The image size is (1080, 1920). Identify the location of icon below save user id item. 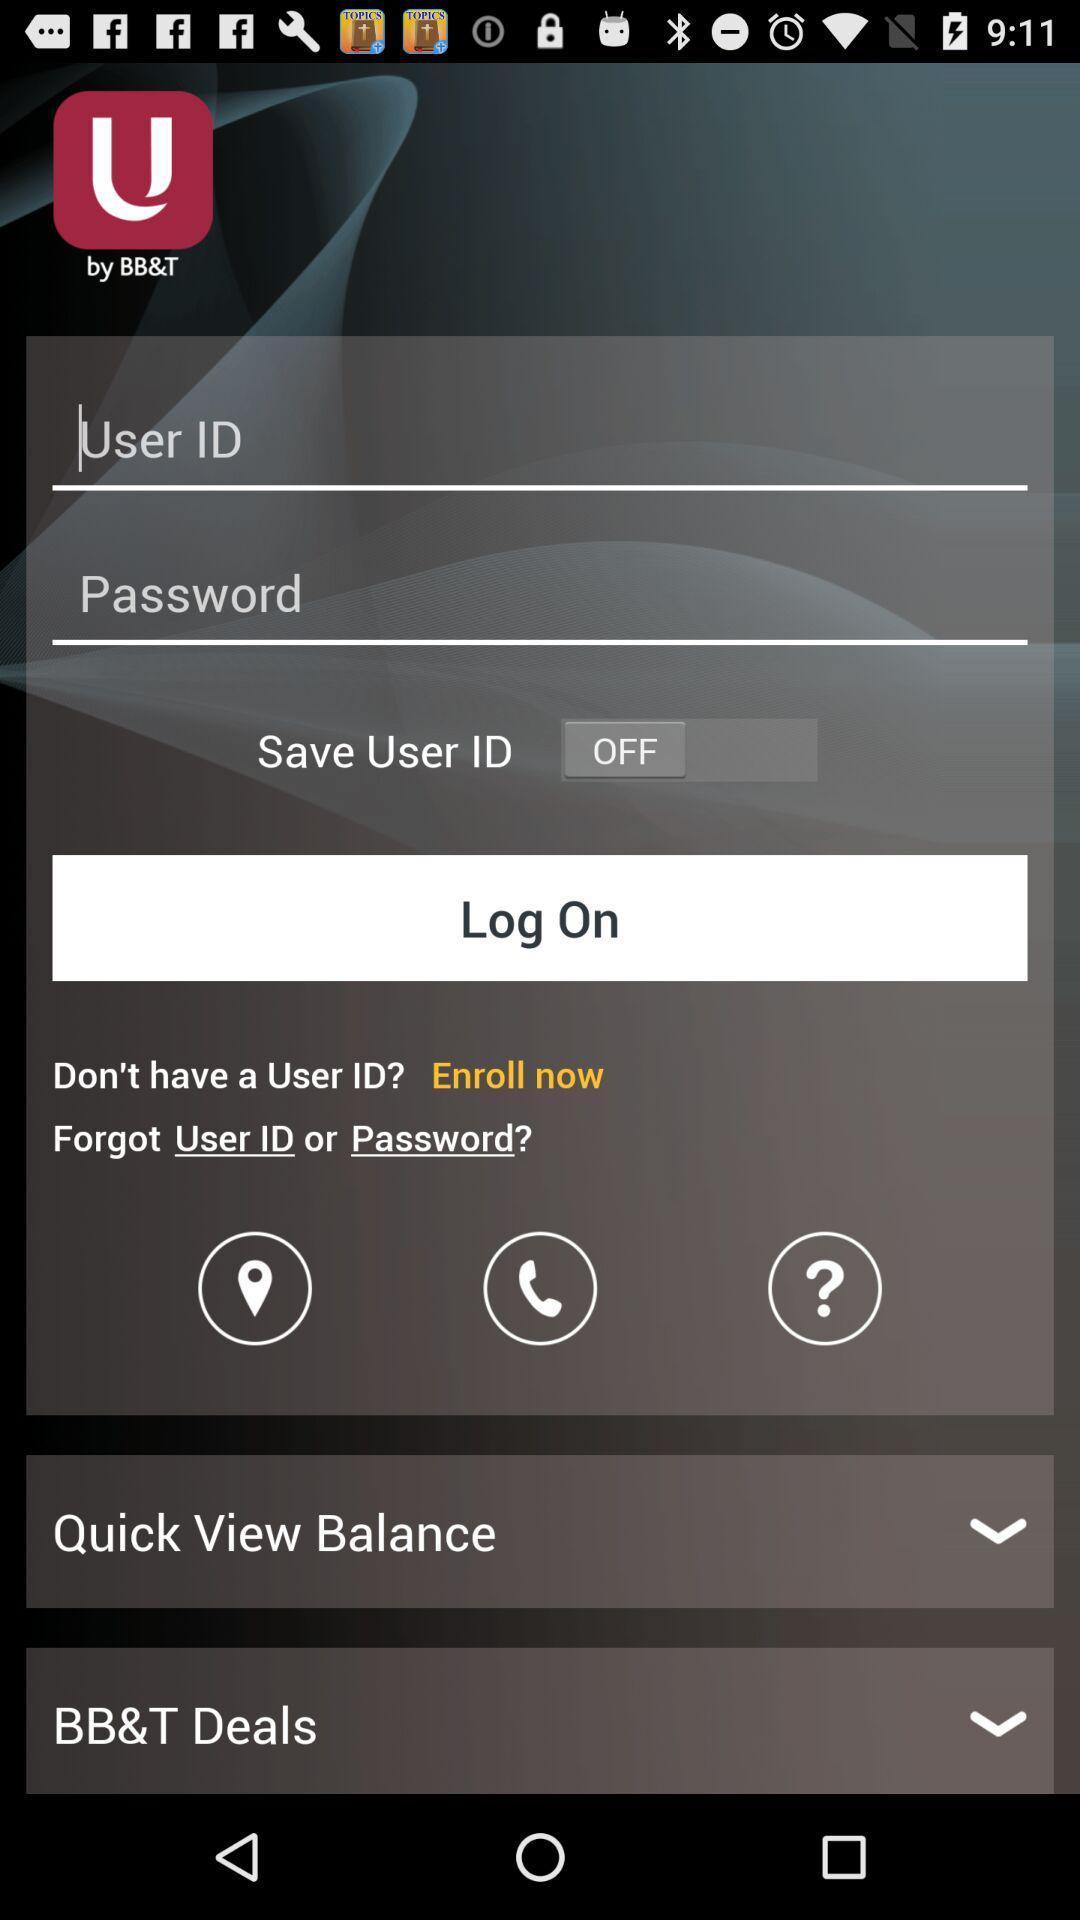
(540, 916).